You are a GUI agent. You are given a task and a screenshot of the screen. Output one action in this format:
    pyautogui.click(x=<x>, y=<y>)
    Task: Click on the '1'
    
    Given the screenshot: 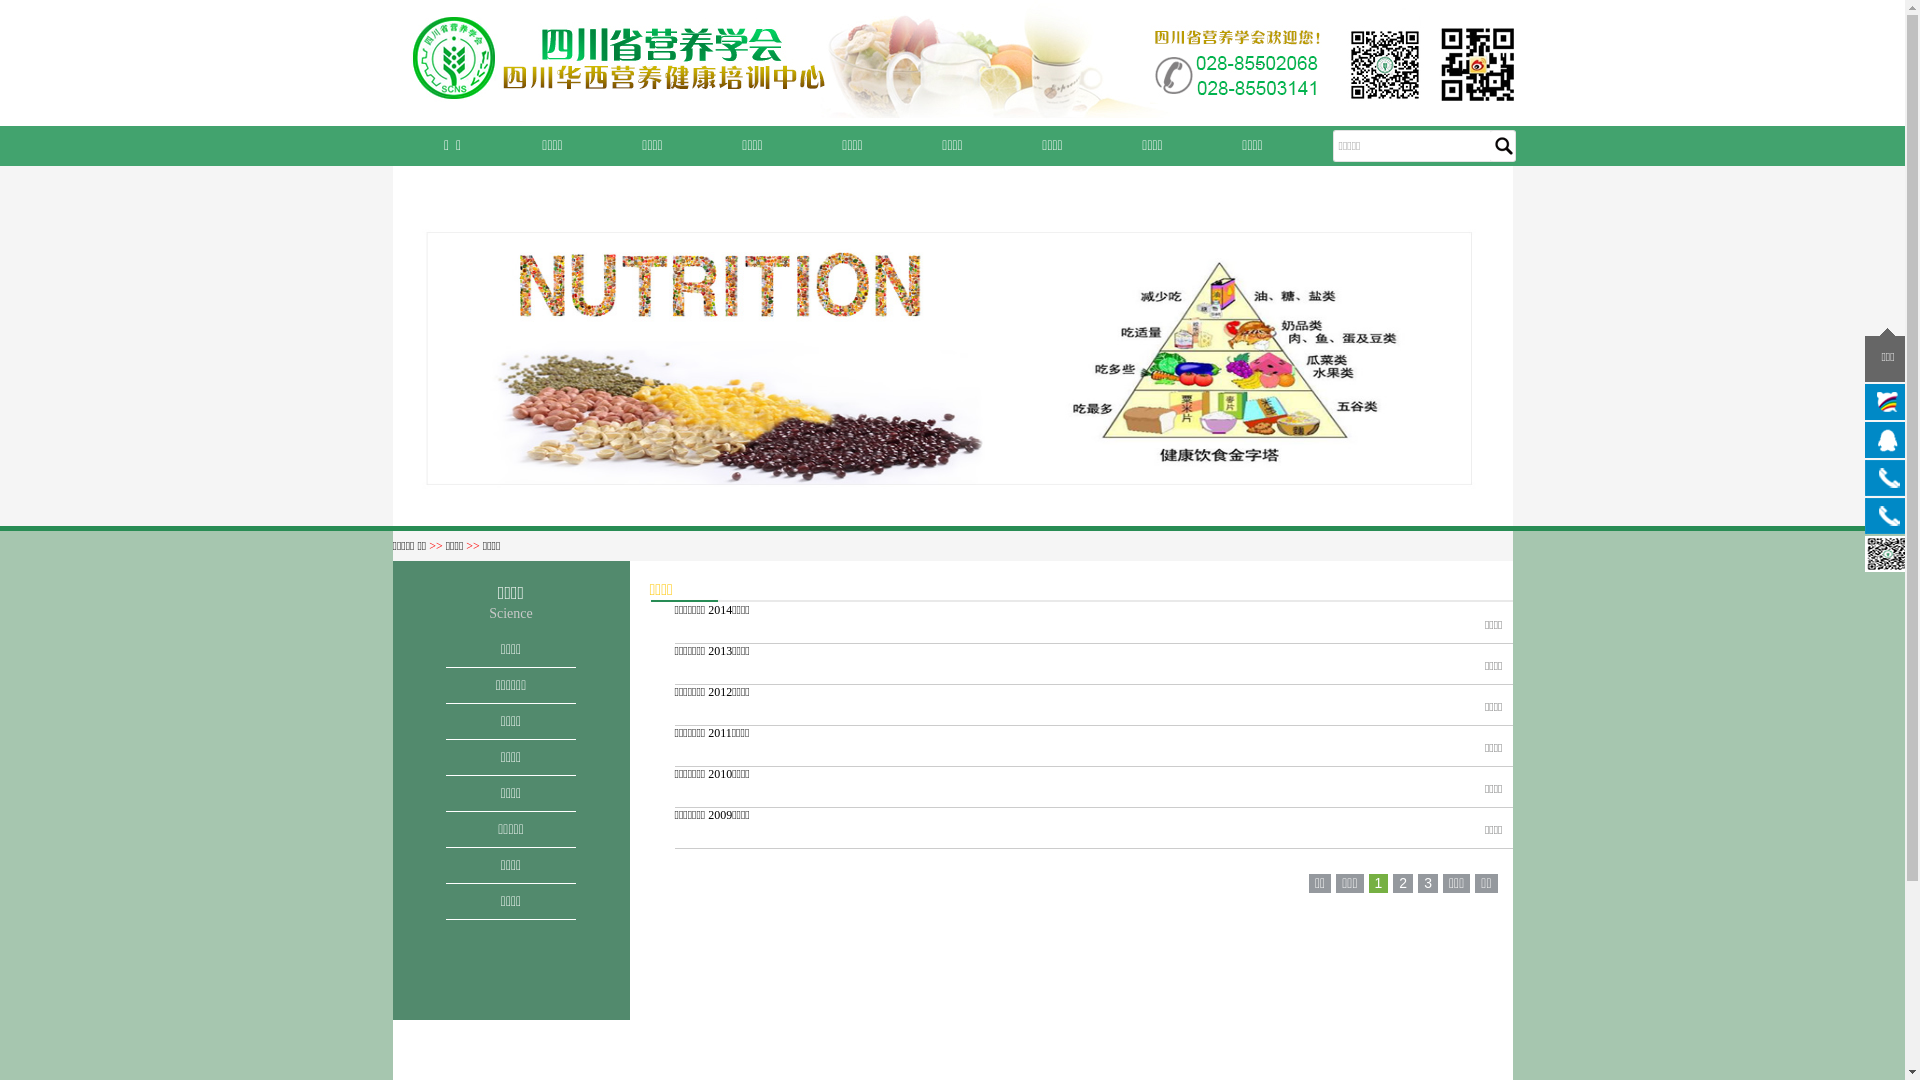 What is the action you would take?
    pyautogui.click(x=1377, y=882)
    